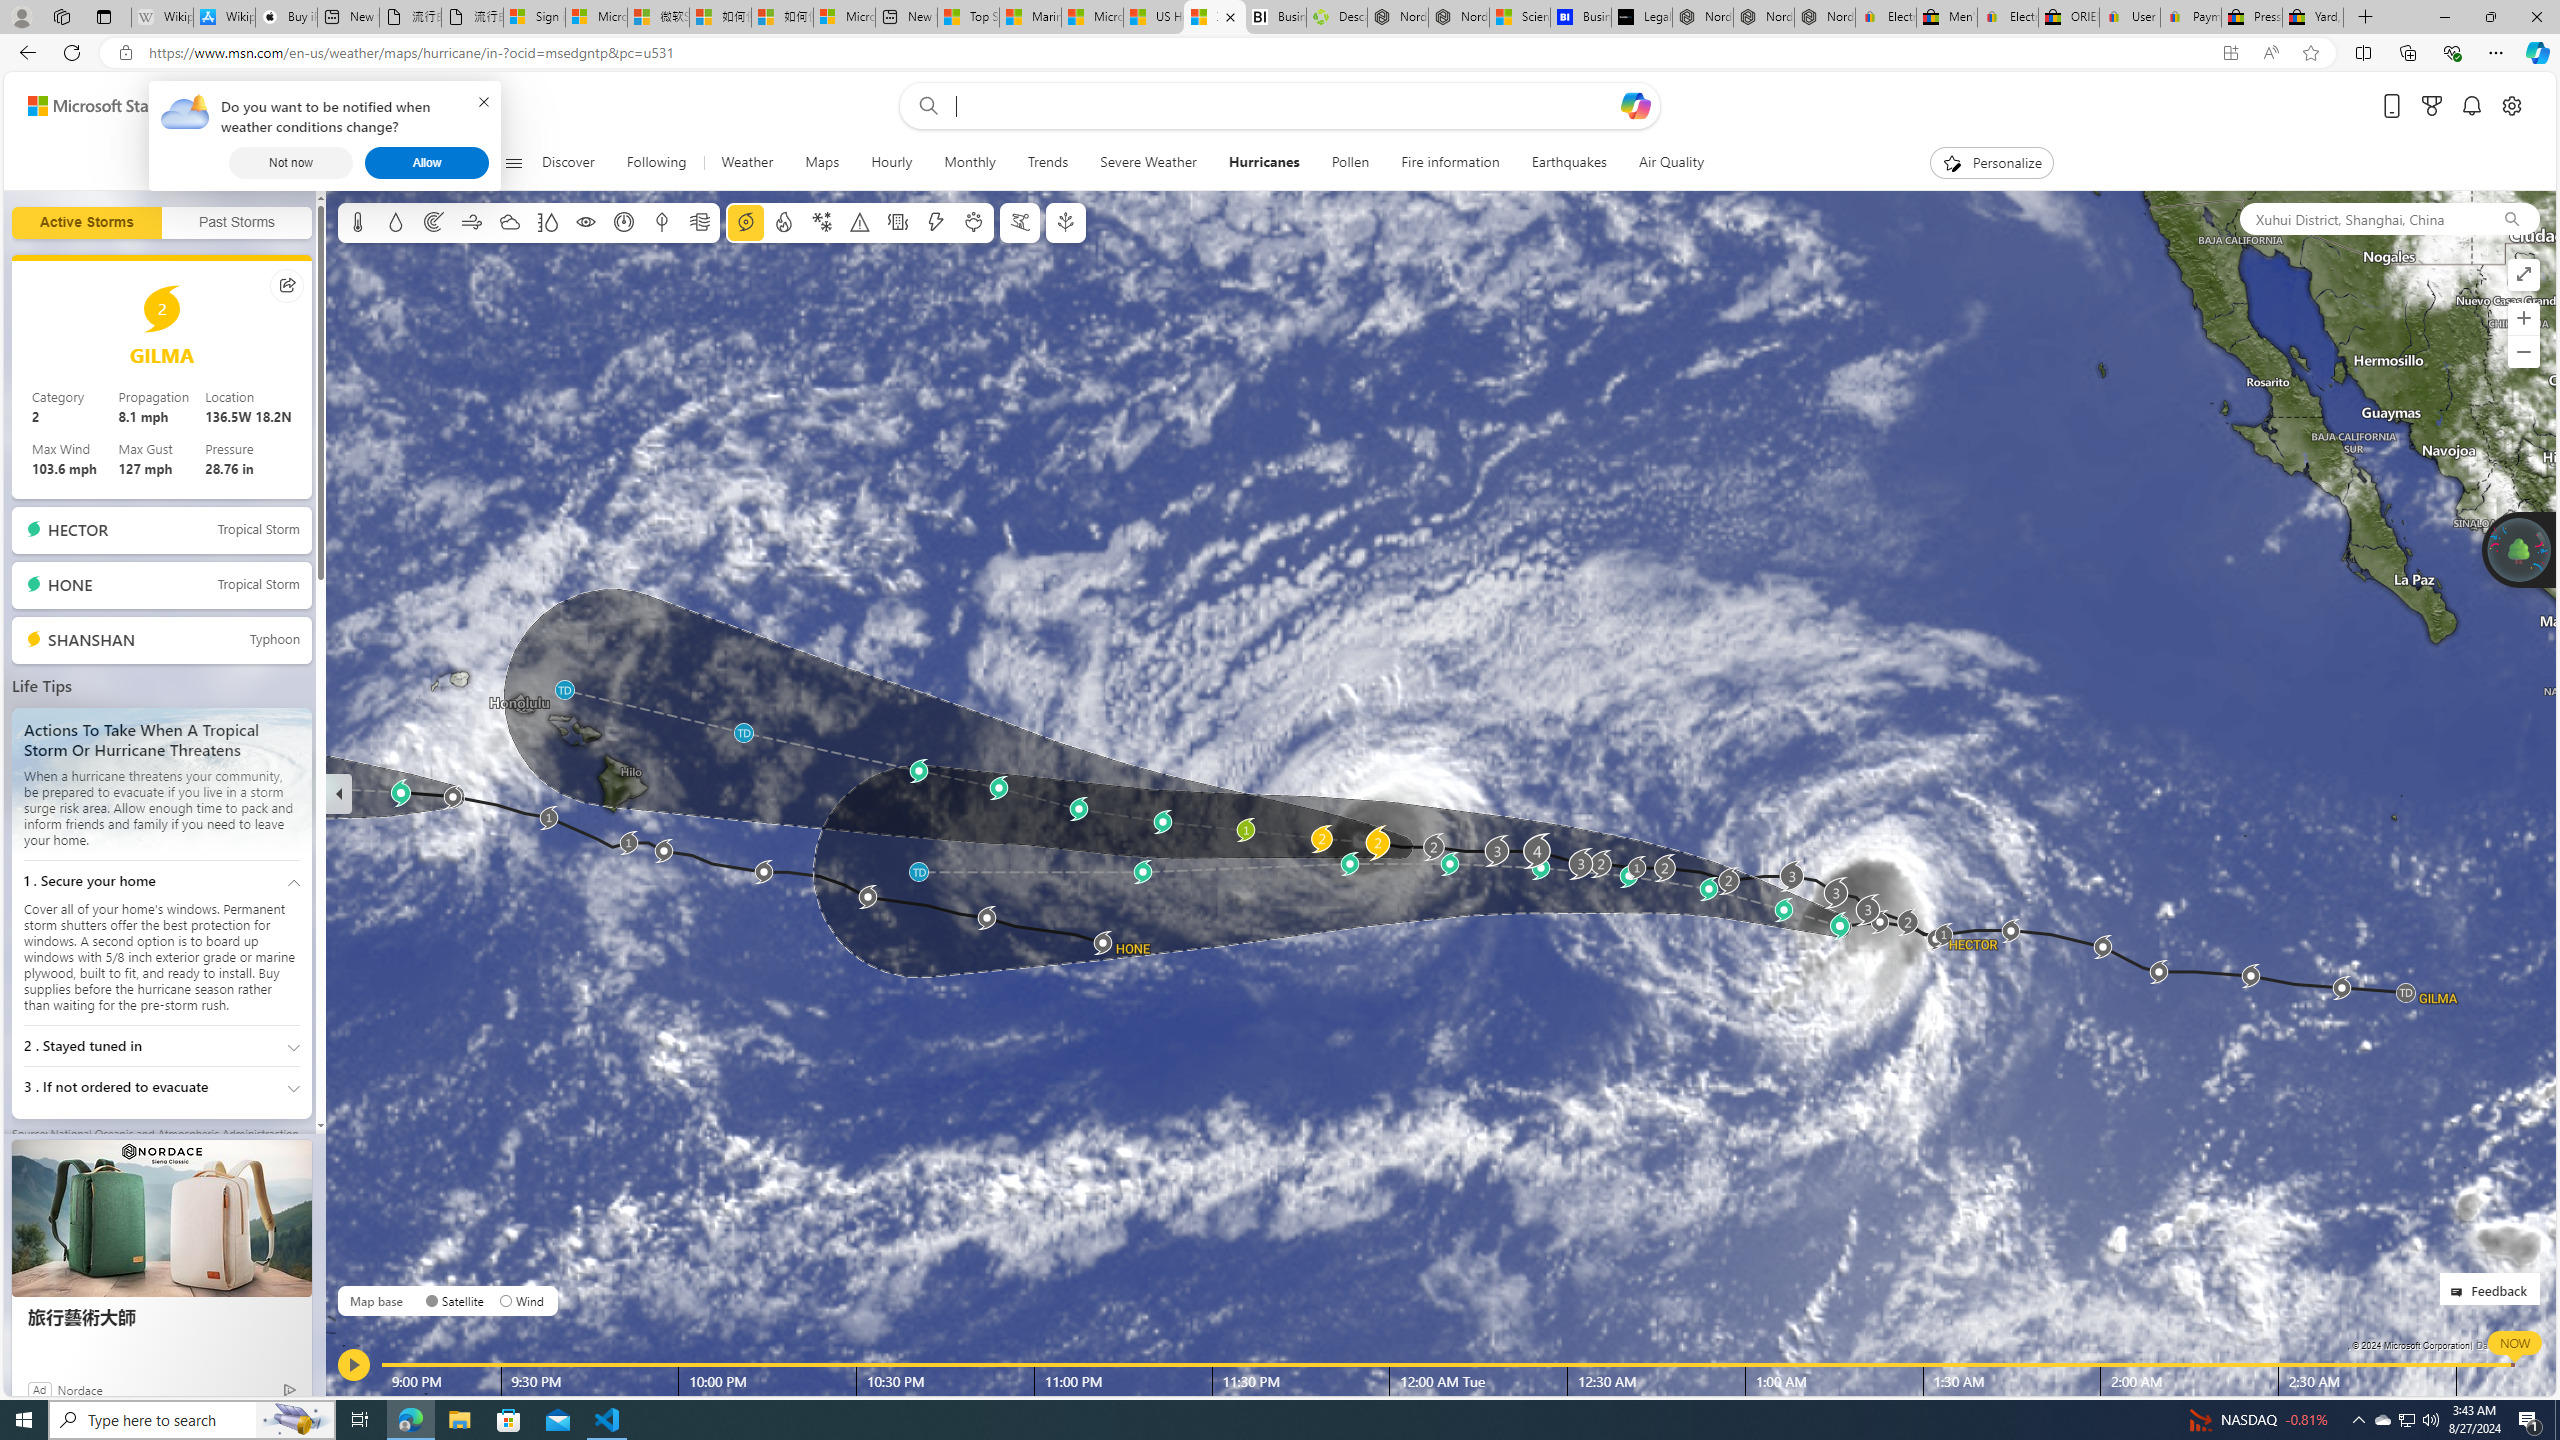 The width and height of the screenshot is (2560, 1440). Describe the element at coordinates (1147, 162) in the screenshot. I see `'Severe Weather'` at that location.